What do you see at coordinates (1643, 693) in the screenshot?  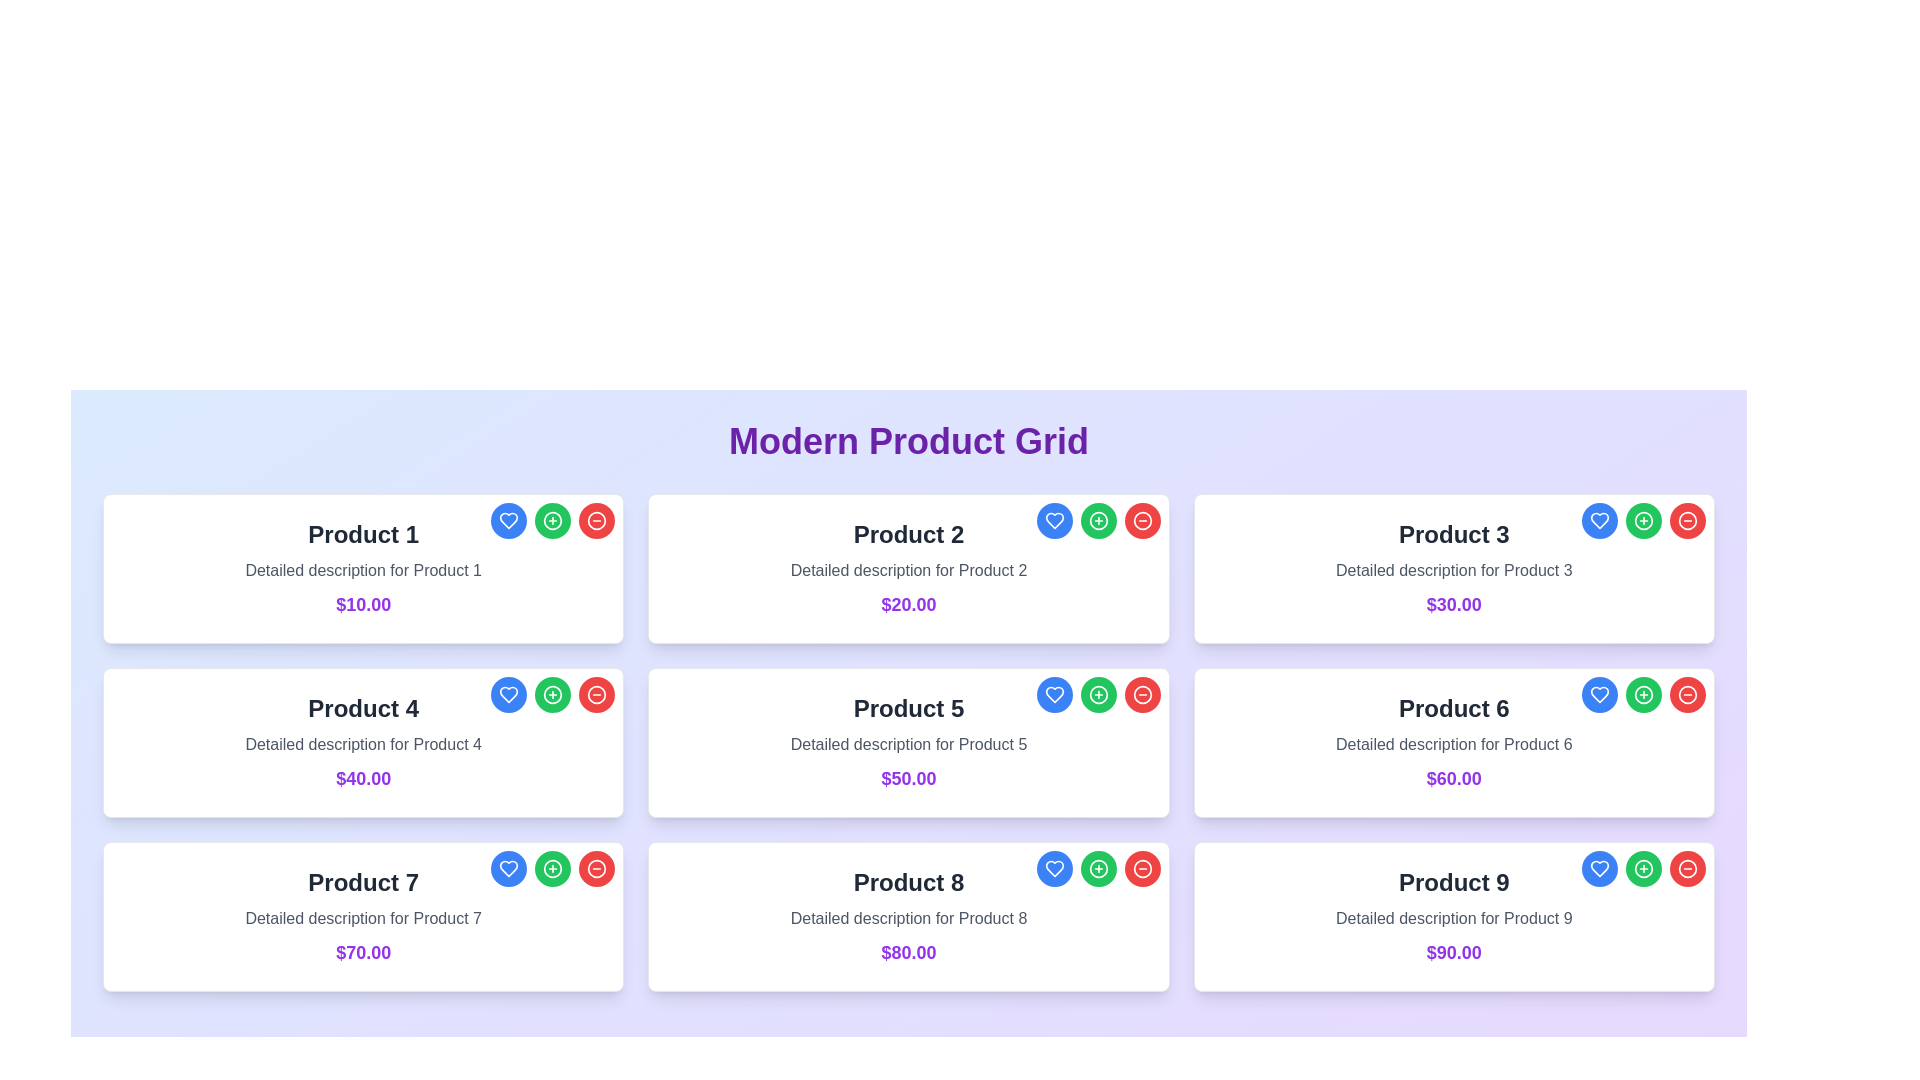 I see `the add button located in the top right of the card for 'Product 6', which is the second button in a row of three, positioned between a blue heart button and a red circular button` at bounding box center [1643, 693].